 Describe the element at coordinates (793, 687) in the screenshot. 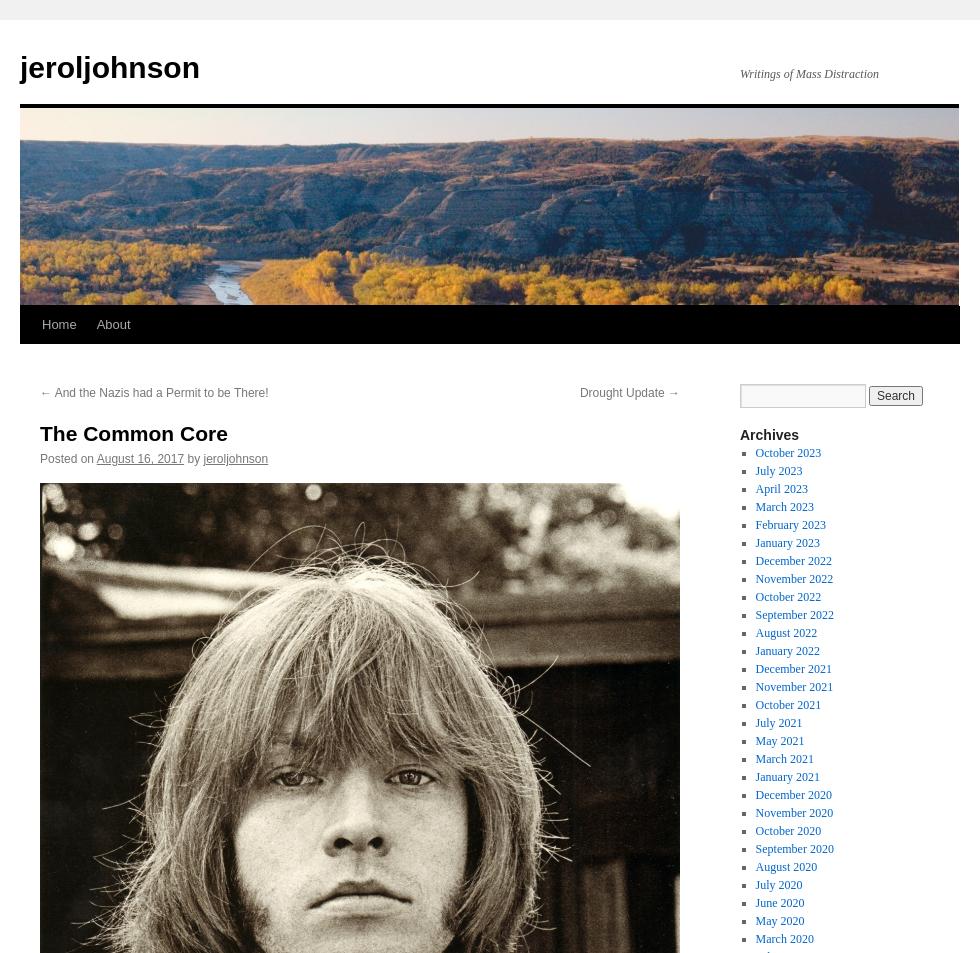

I see `'November 2021'` at that location.